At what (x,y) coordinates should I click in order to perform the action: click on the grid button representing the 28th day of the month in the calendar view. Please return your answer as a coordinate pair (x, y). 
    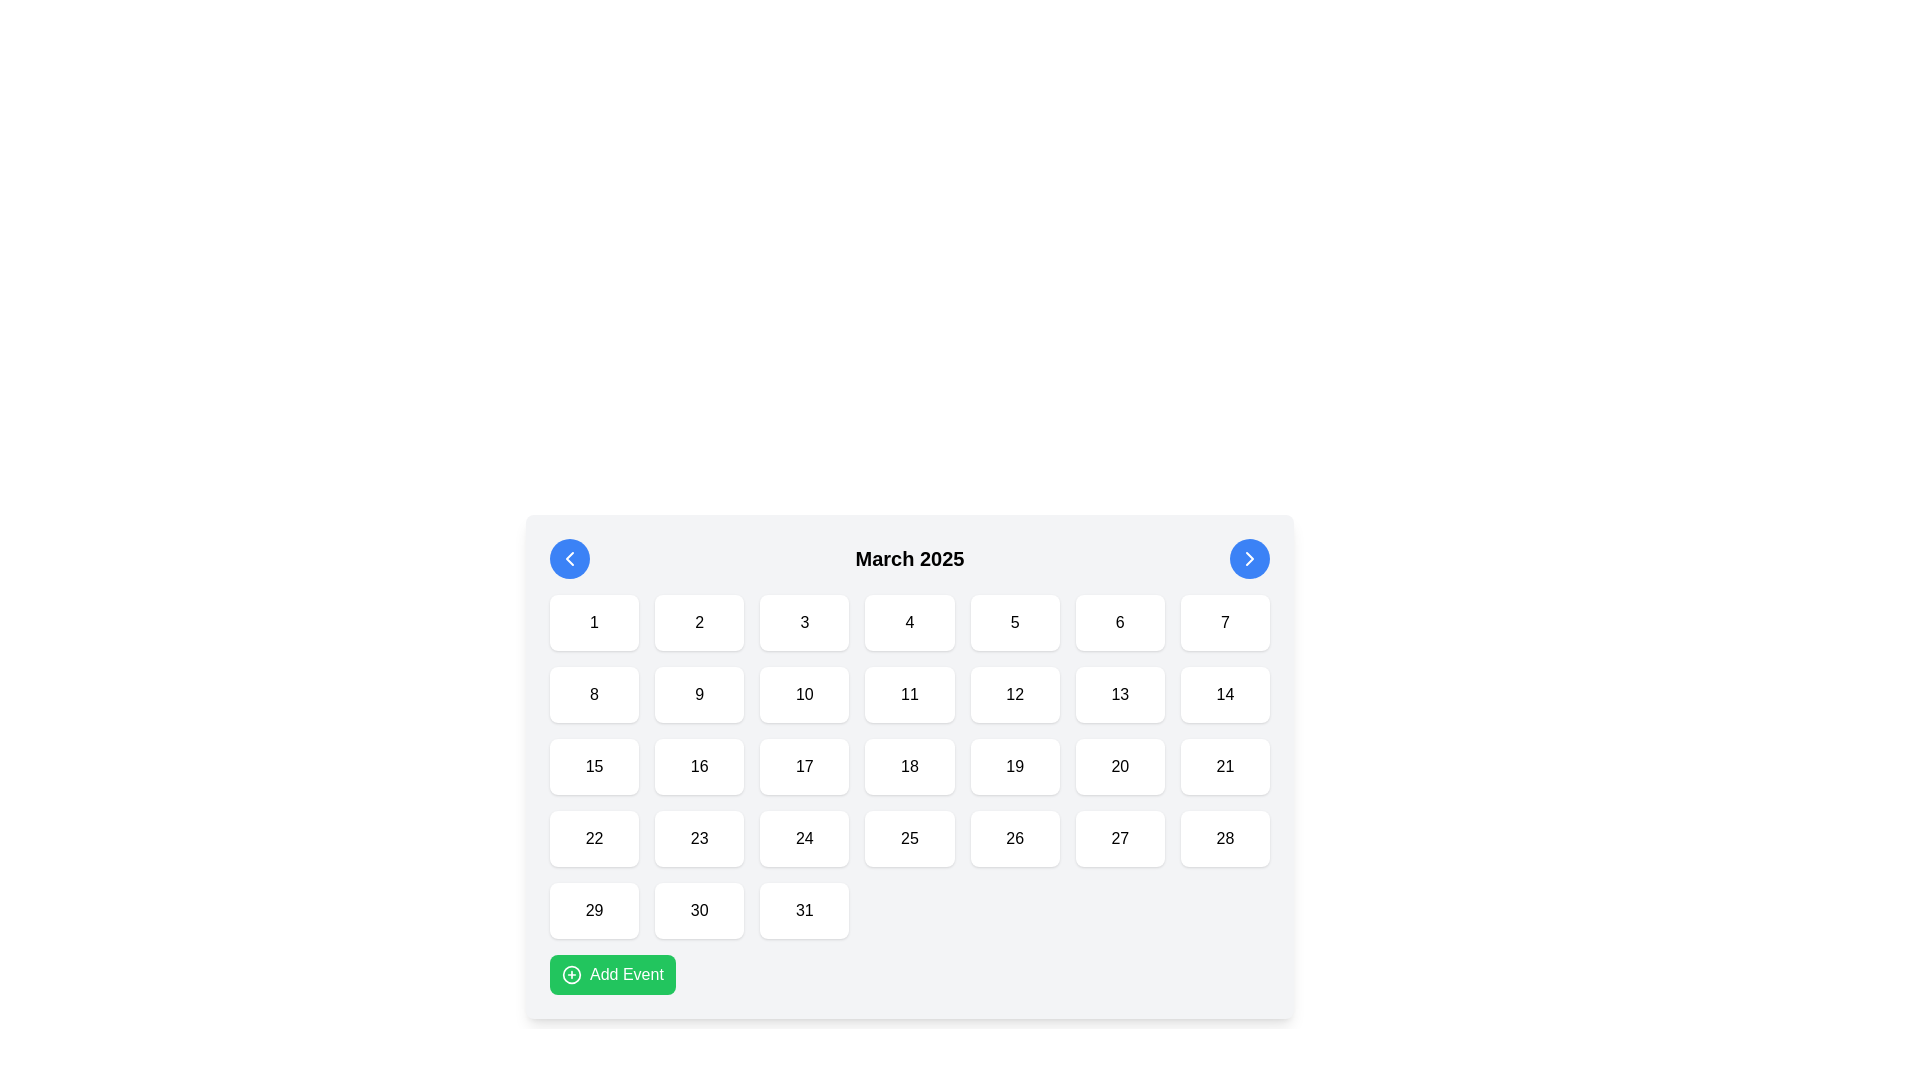
    Looking at the image, I should click on (1224, 839).